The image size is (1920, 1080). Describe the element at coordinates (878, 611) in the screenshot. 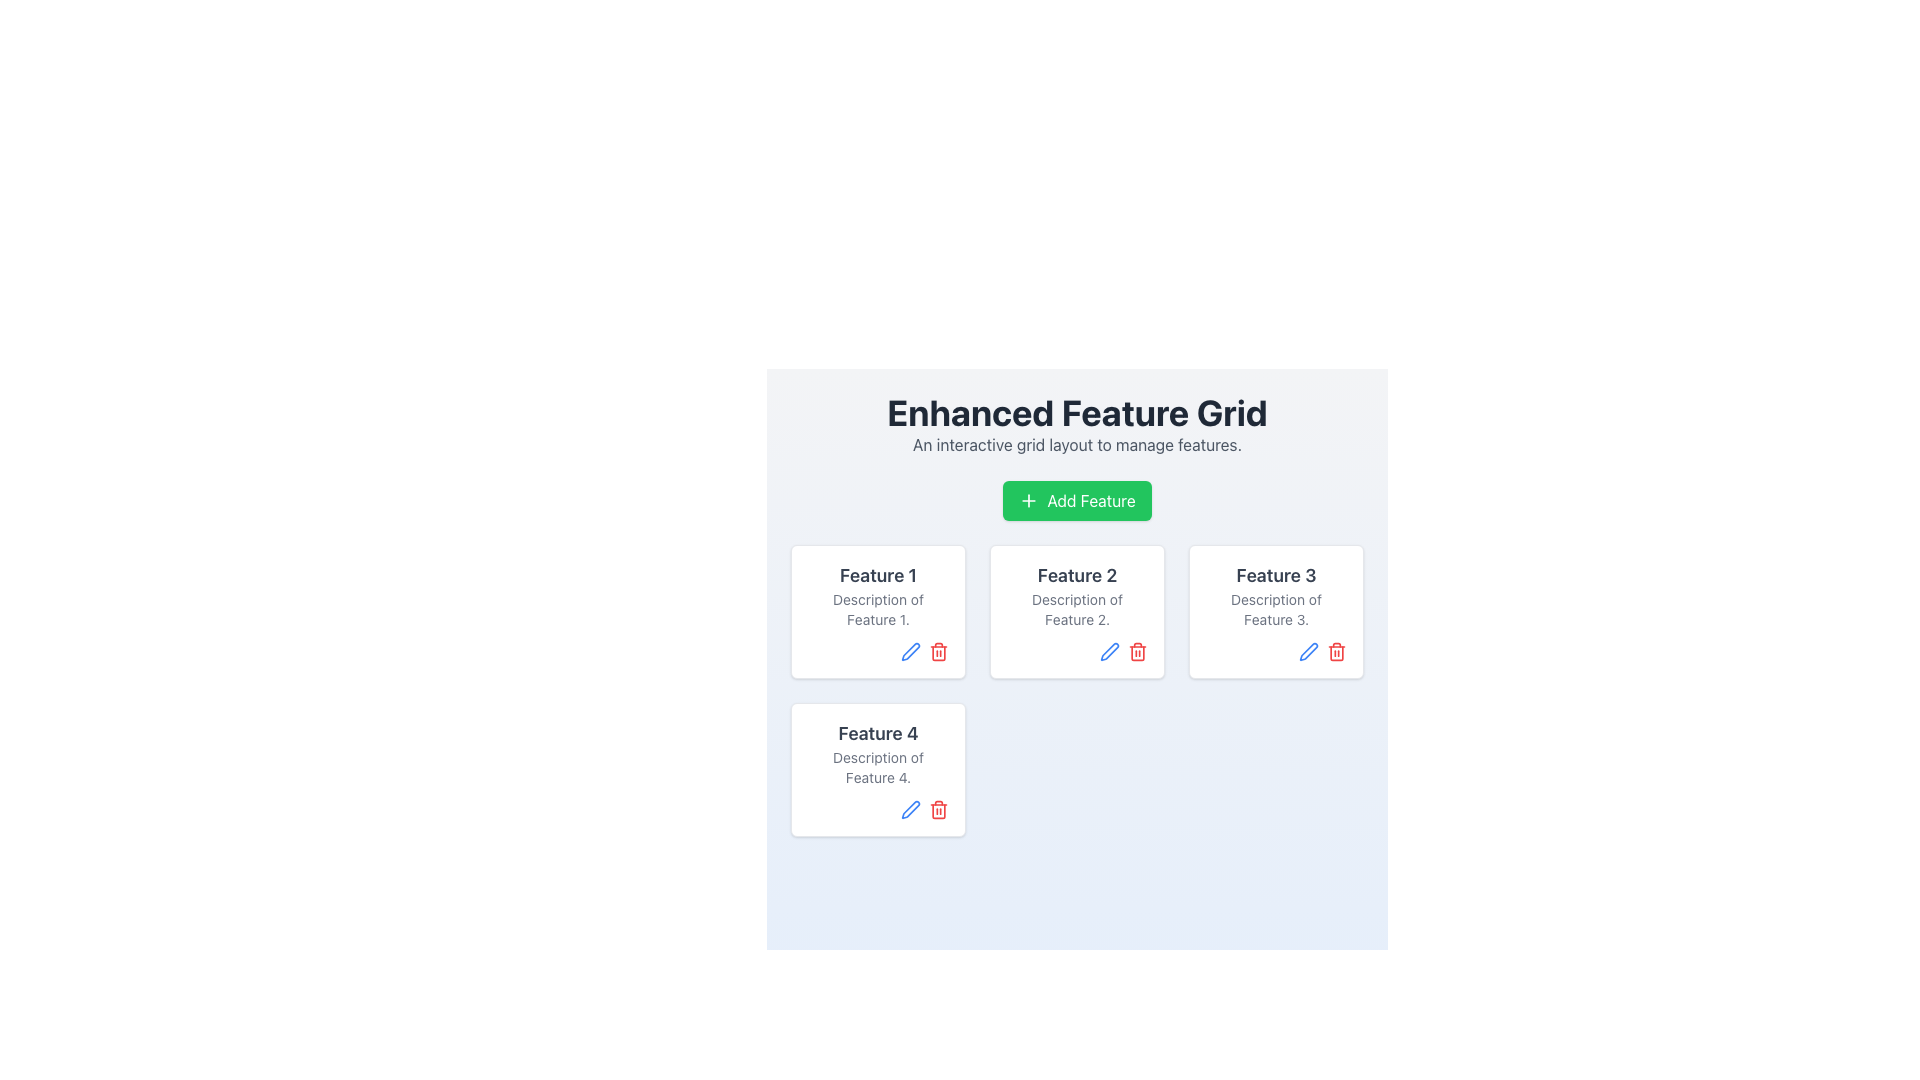

I see `and drop the first List item card in the grid layout` at that location.